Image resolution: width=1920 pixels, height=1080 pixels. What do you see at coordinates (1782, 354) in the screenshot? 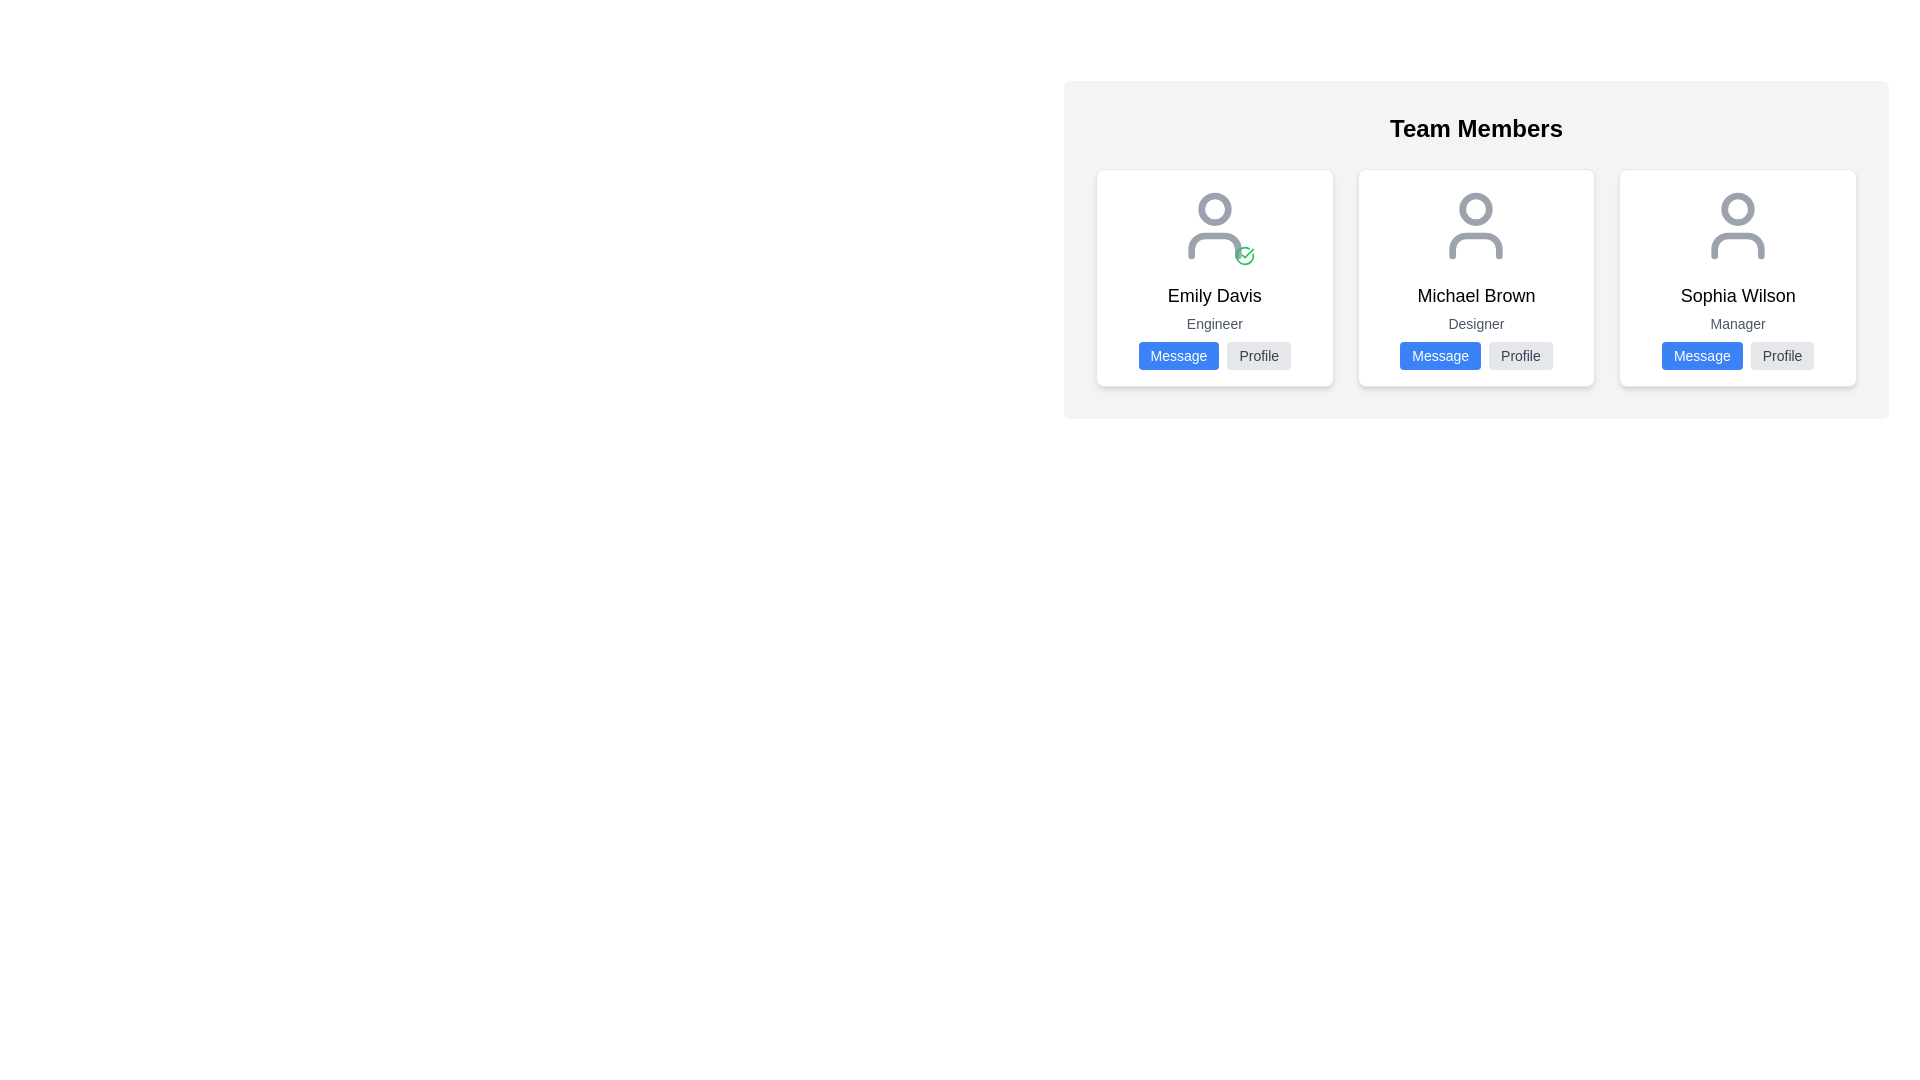
I see `the 'Profile' button, which is a rectangular button with a light gray background and rounded corners, located immediately to the right of the blue 'Message' button` at bounding box center [1782, 354].